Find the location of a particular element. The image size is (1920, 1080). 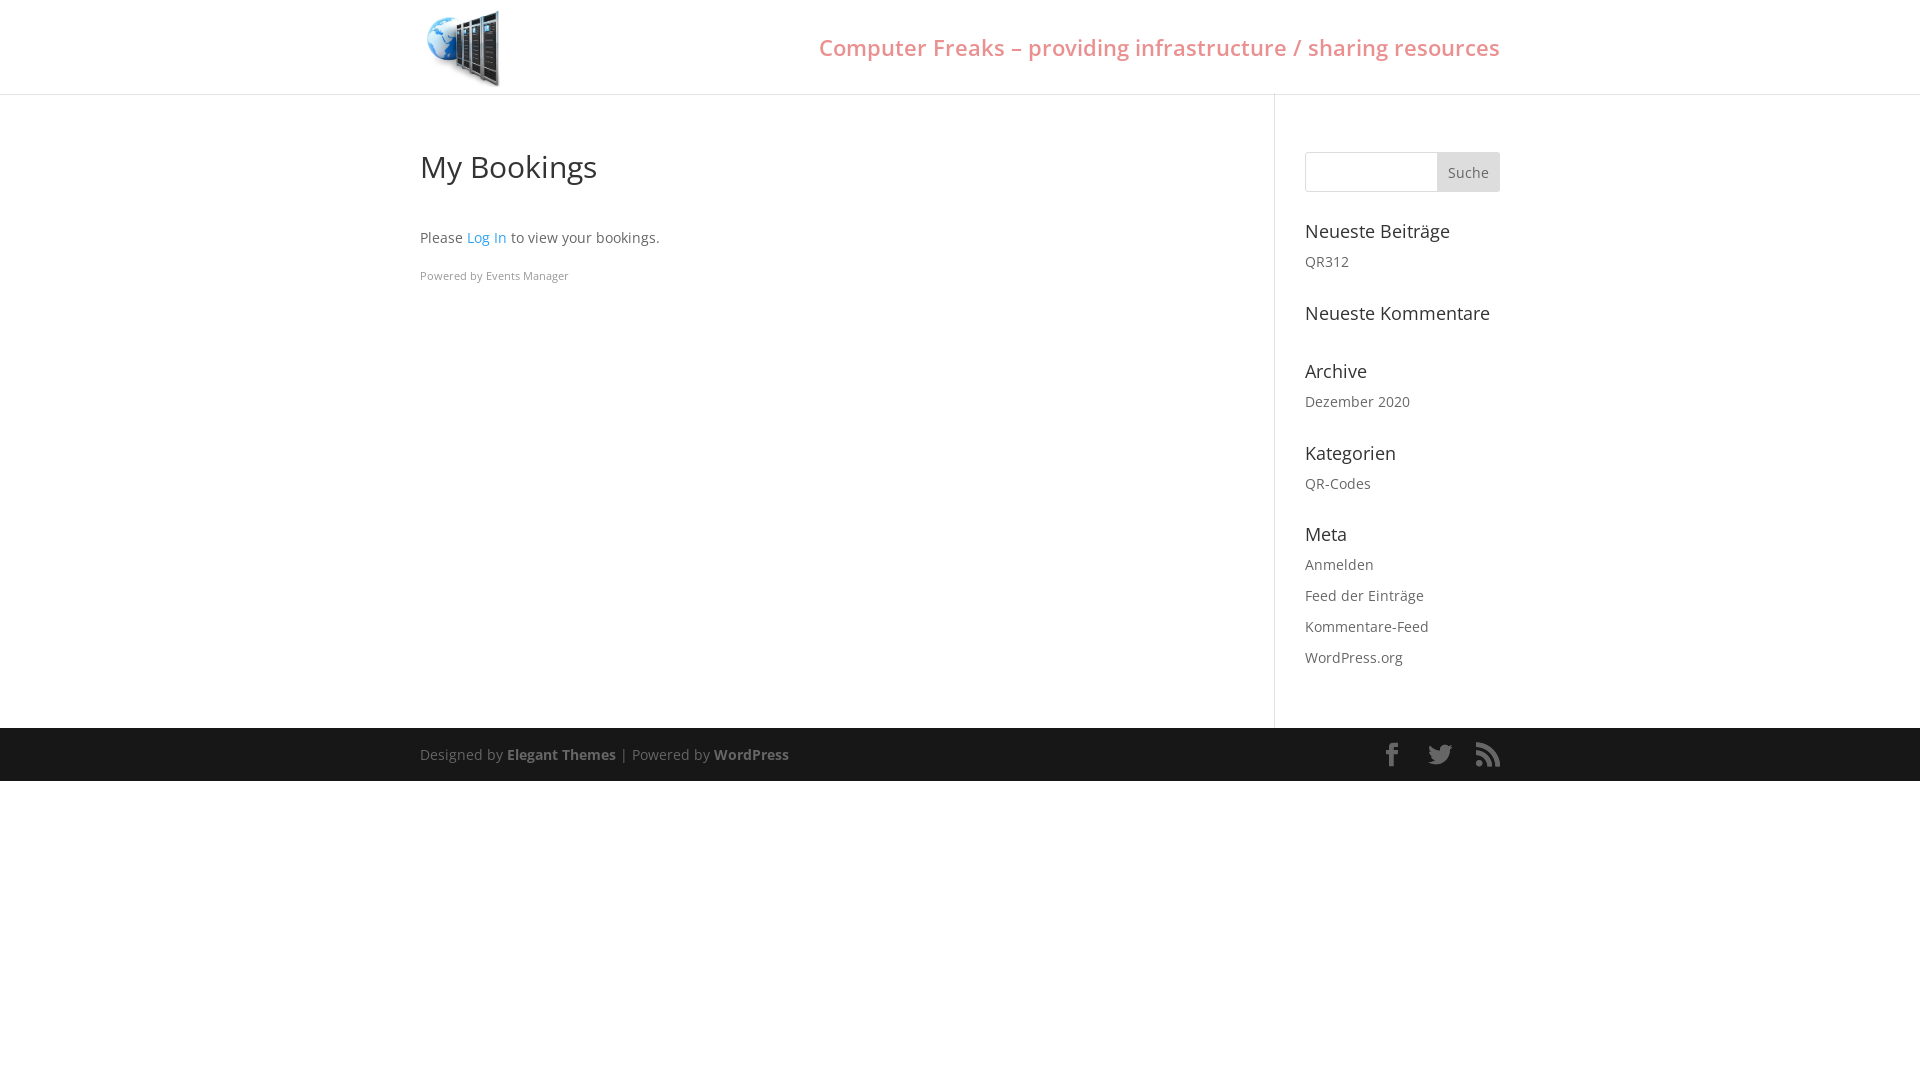

'Dezember 2020' is located at coordinates (1357, 401).